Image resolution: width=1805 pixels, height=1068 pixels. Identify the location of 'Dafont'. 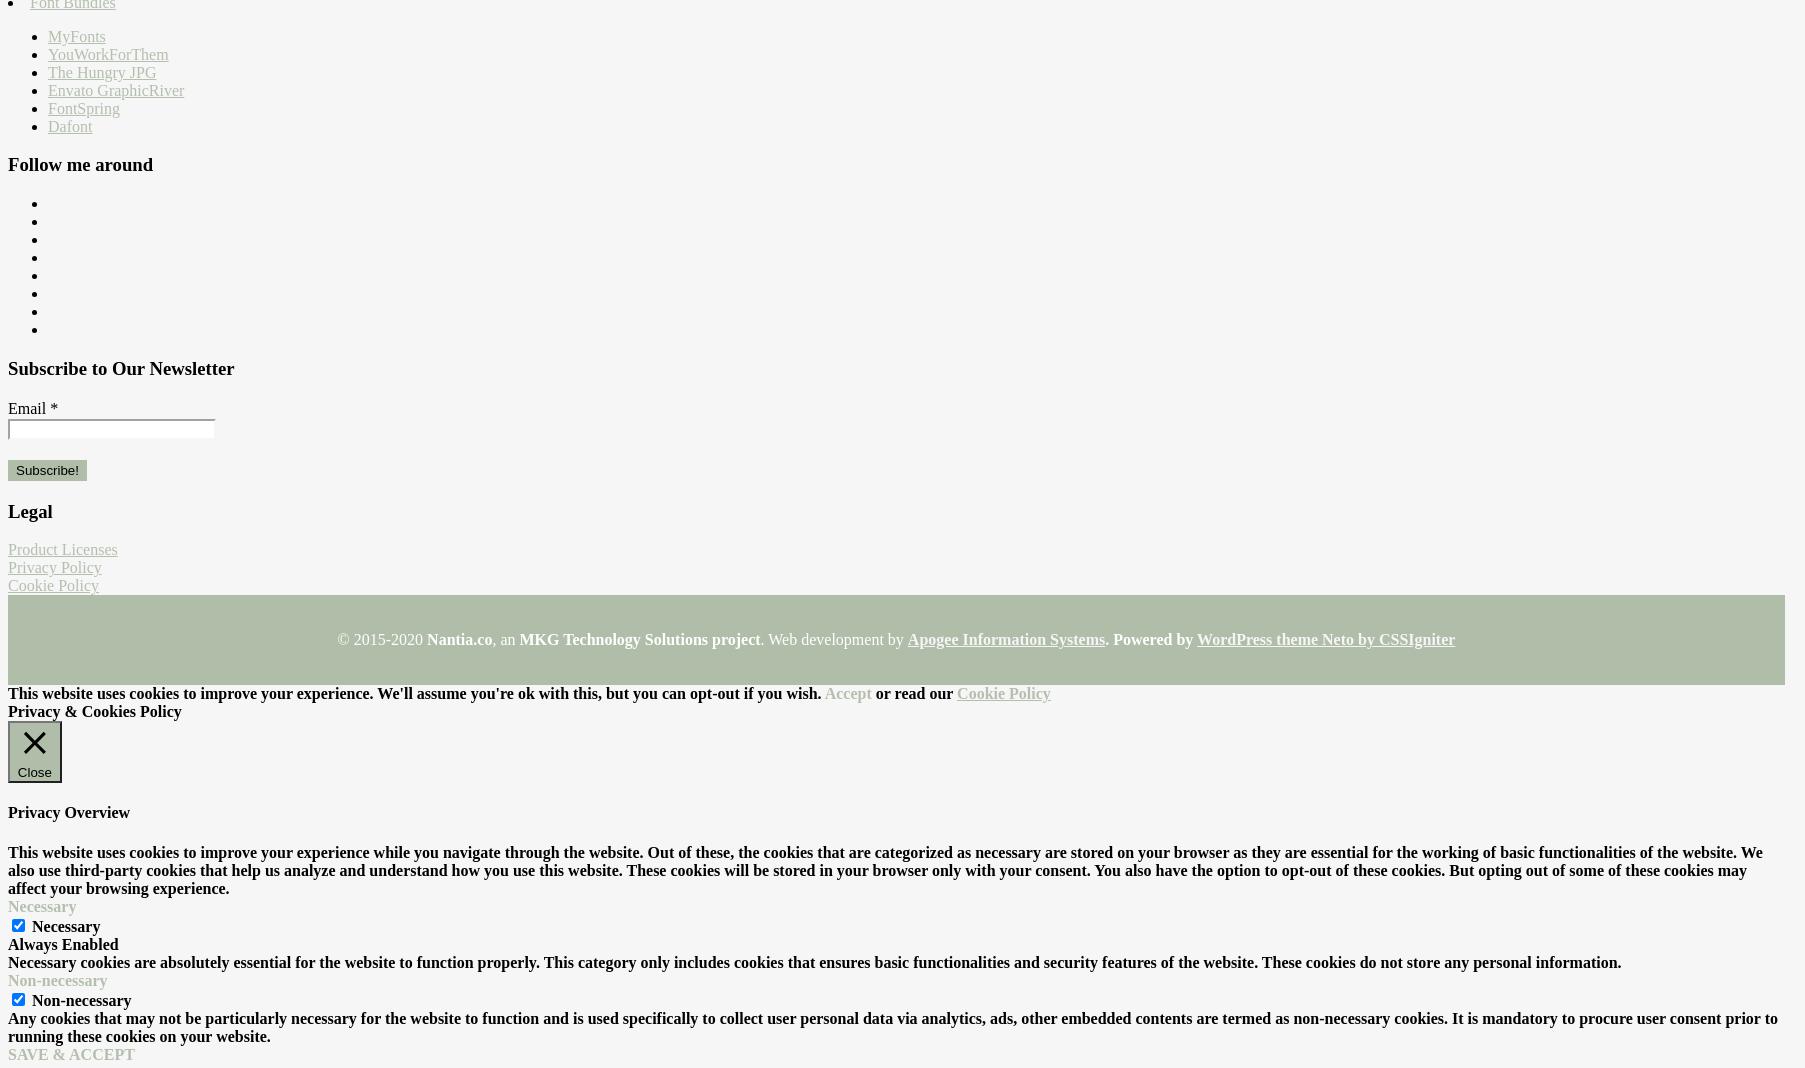
(70, 124).